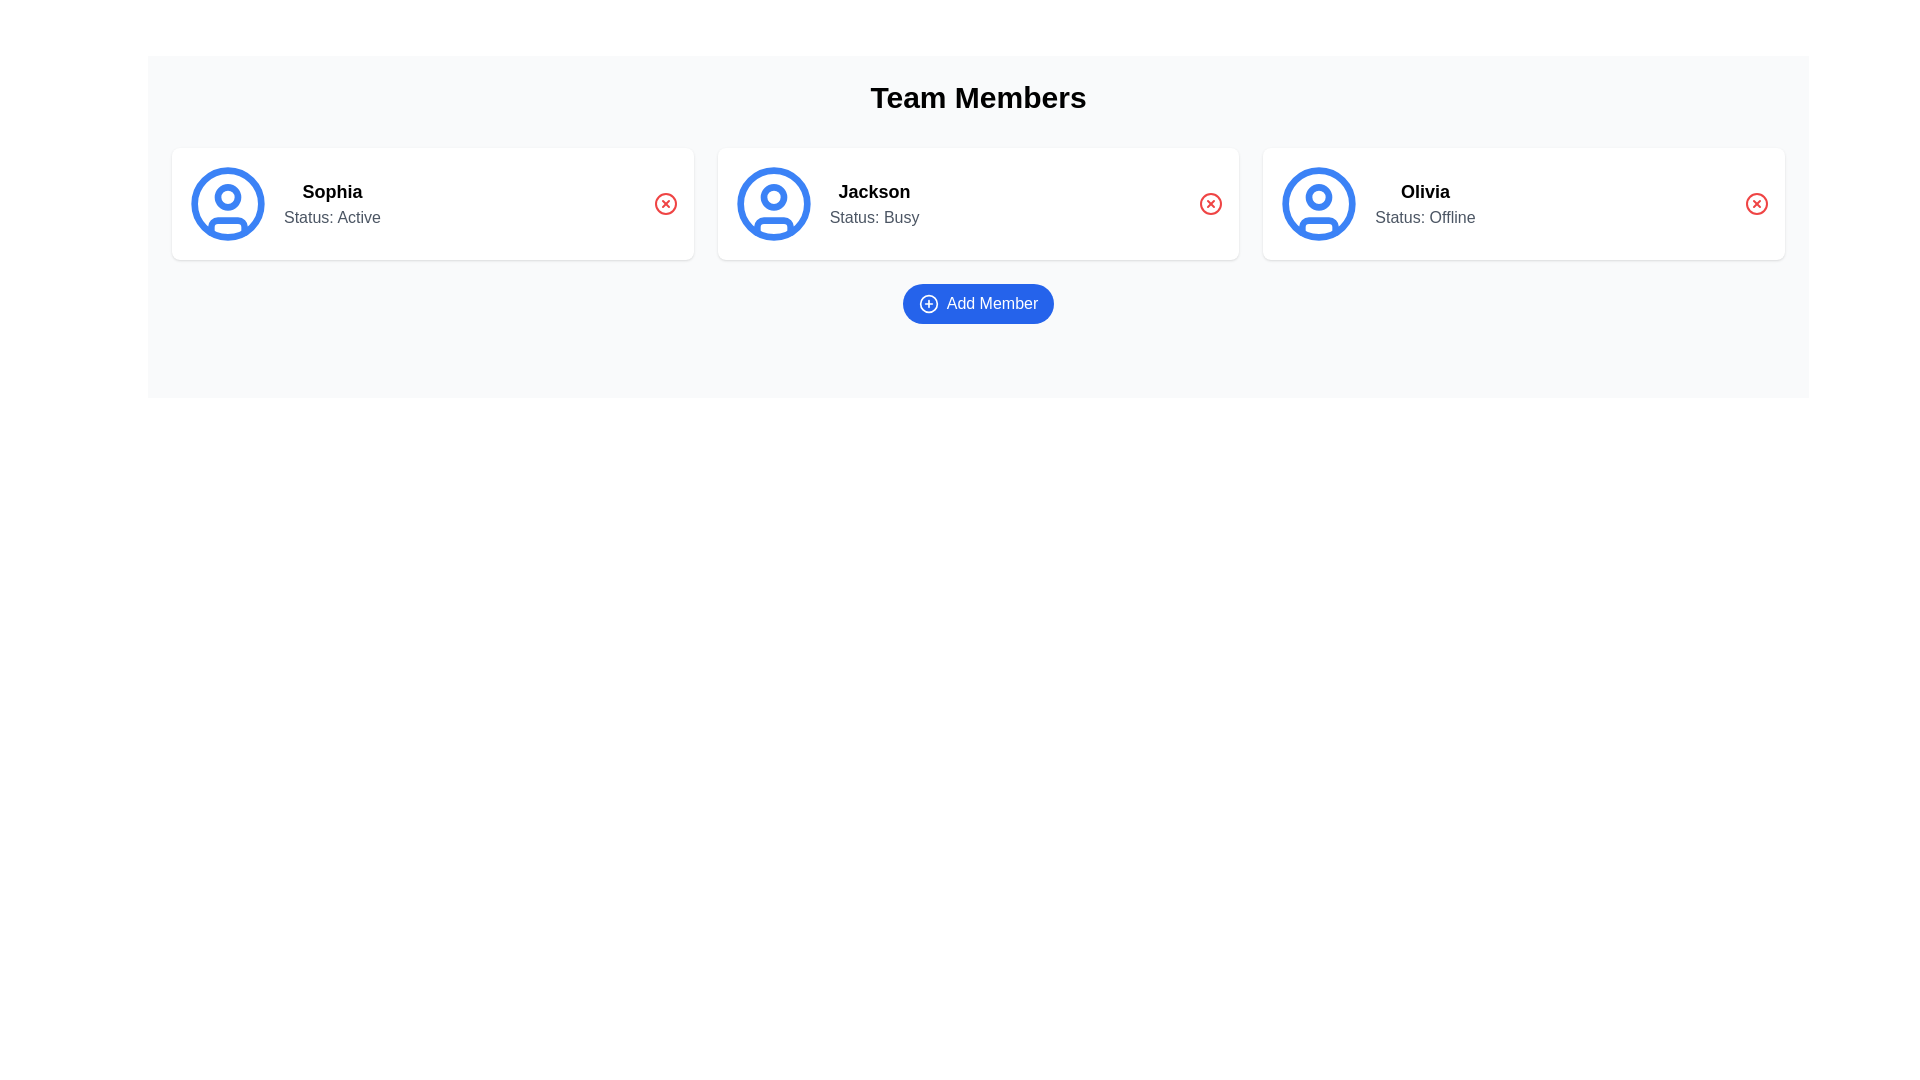  What do you see at coordinates (332, 218) in the screenshot?
I see `the text label displaying 'Status: Active', which is styled in gray font and located directly below the name 'Sophia'` at bounding box center [332, 218].